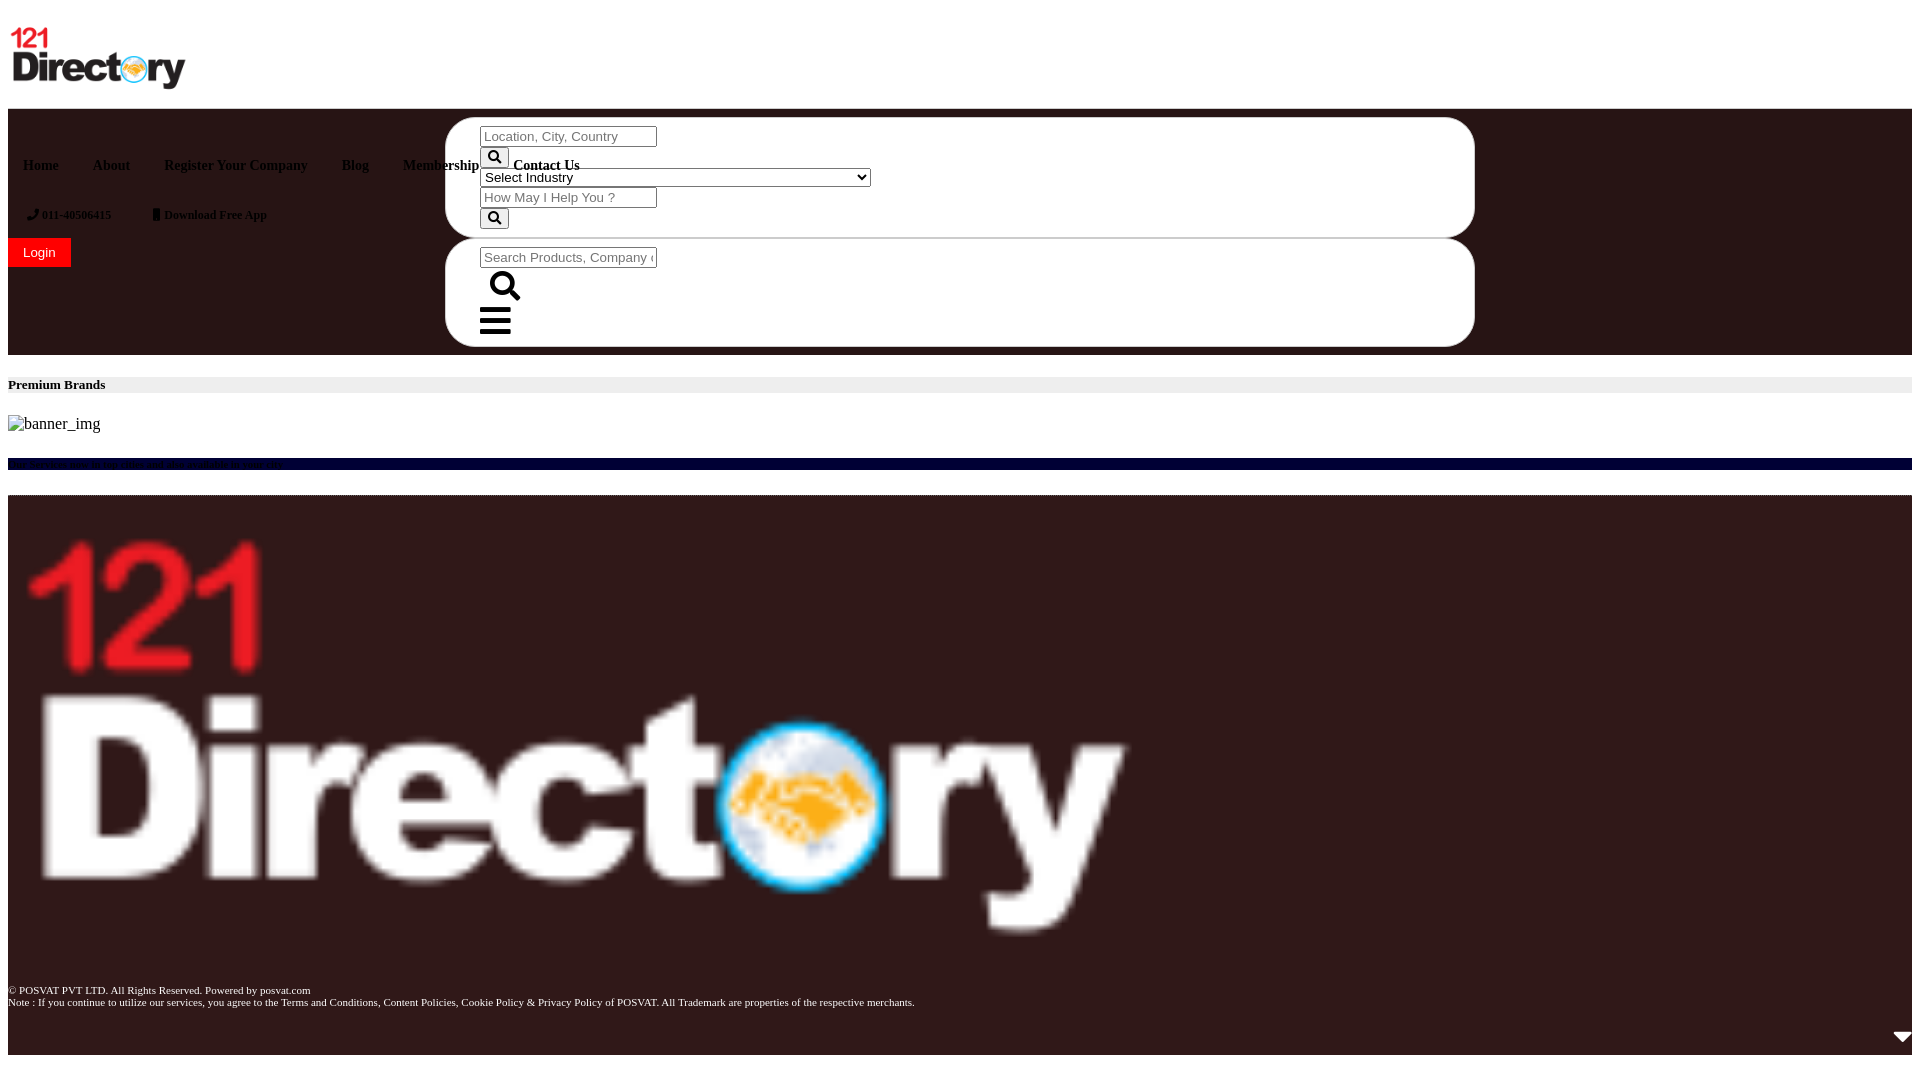 This screenshot has height=1080, width=1920. I want to click on 'posvat.com', so click(258, 990).